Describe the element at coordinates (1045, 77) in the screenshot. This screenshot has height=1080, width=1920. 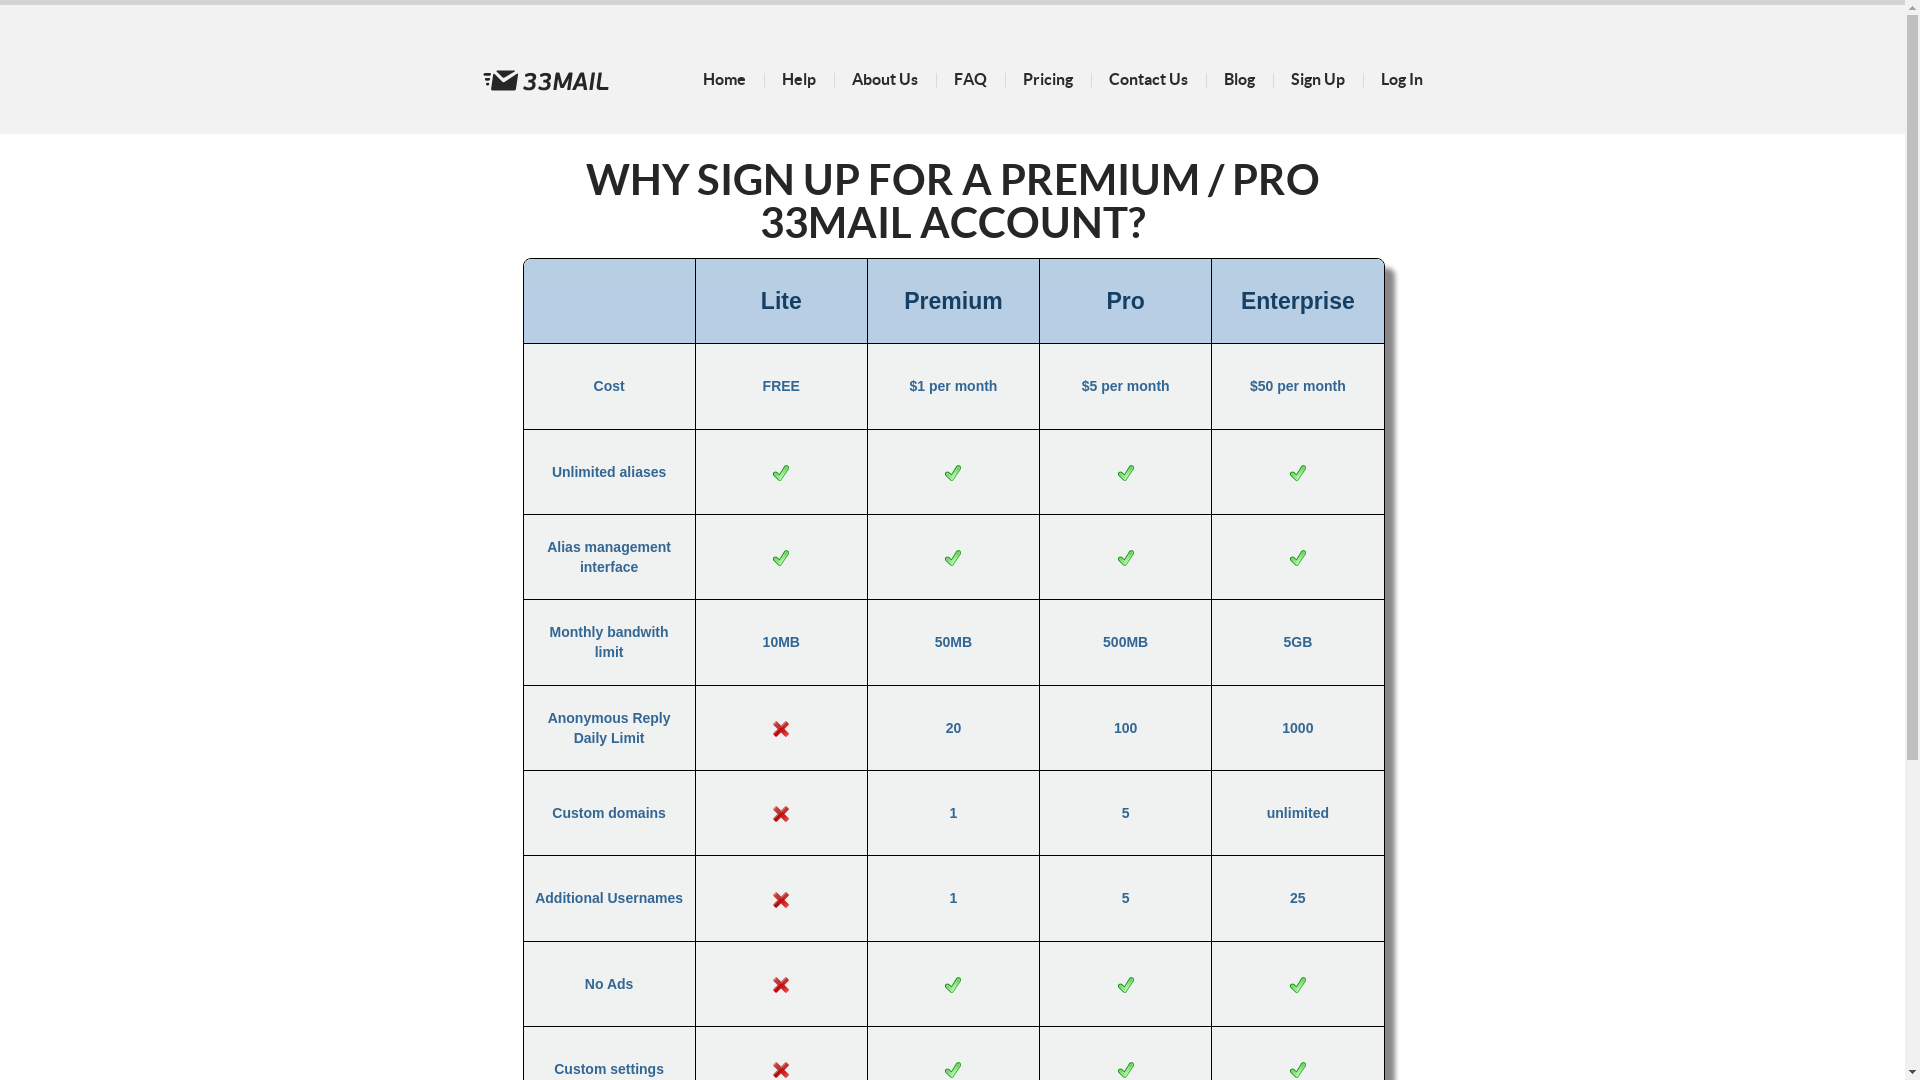
I see `'Pricing'` at that location.